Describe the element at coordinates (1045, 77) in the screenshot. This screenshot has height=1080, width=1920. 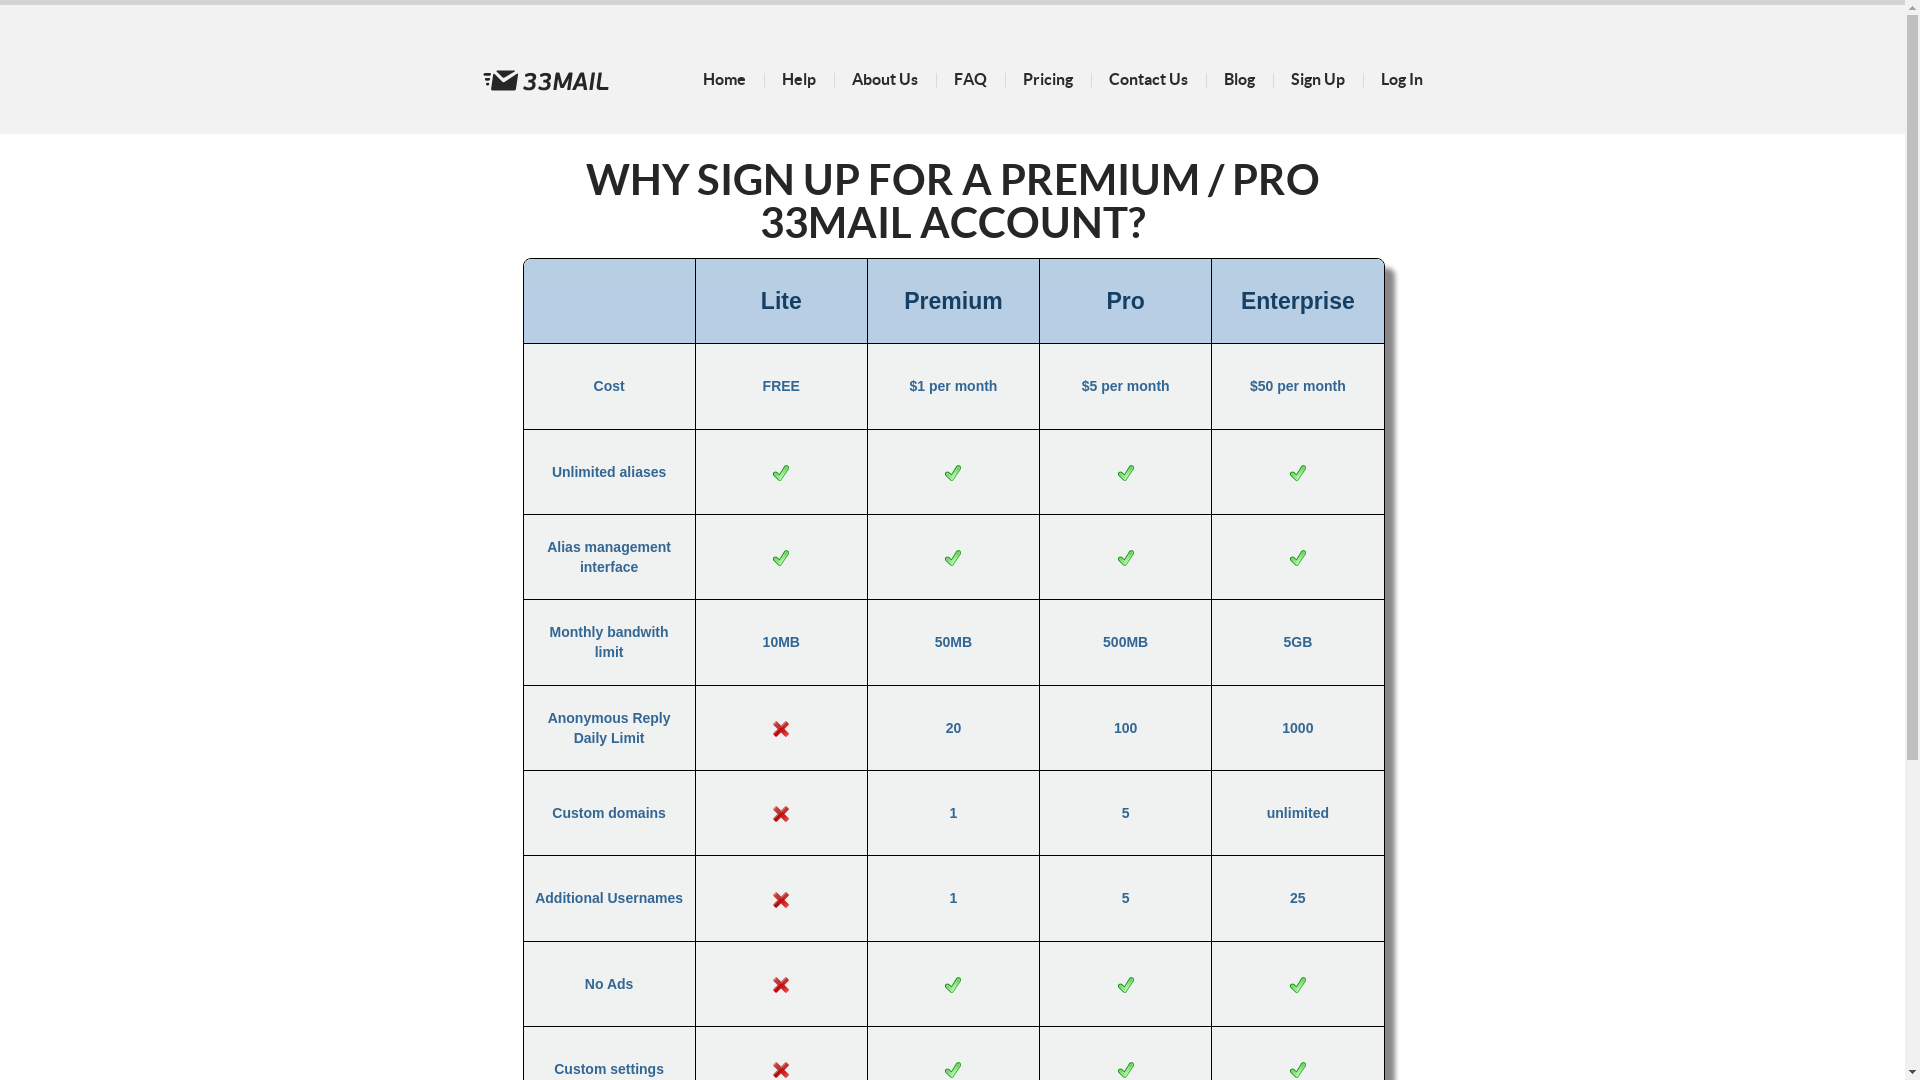
I see `'Pricing'` at that location.